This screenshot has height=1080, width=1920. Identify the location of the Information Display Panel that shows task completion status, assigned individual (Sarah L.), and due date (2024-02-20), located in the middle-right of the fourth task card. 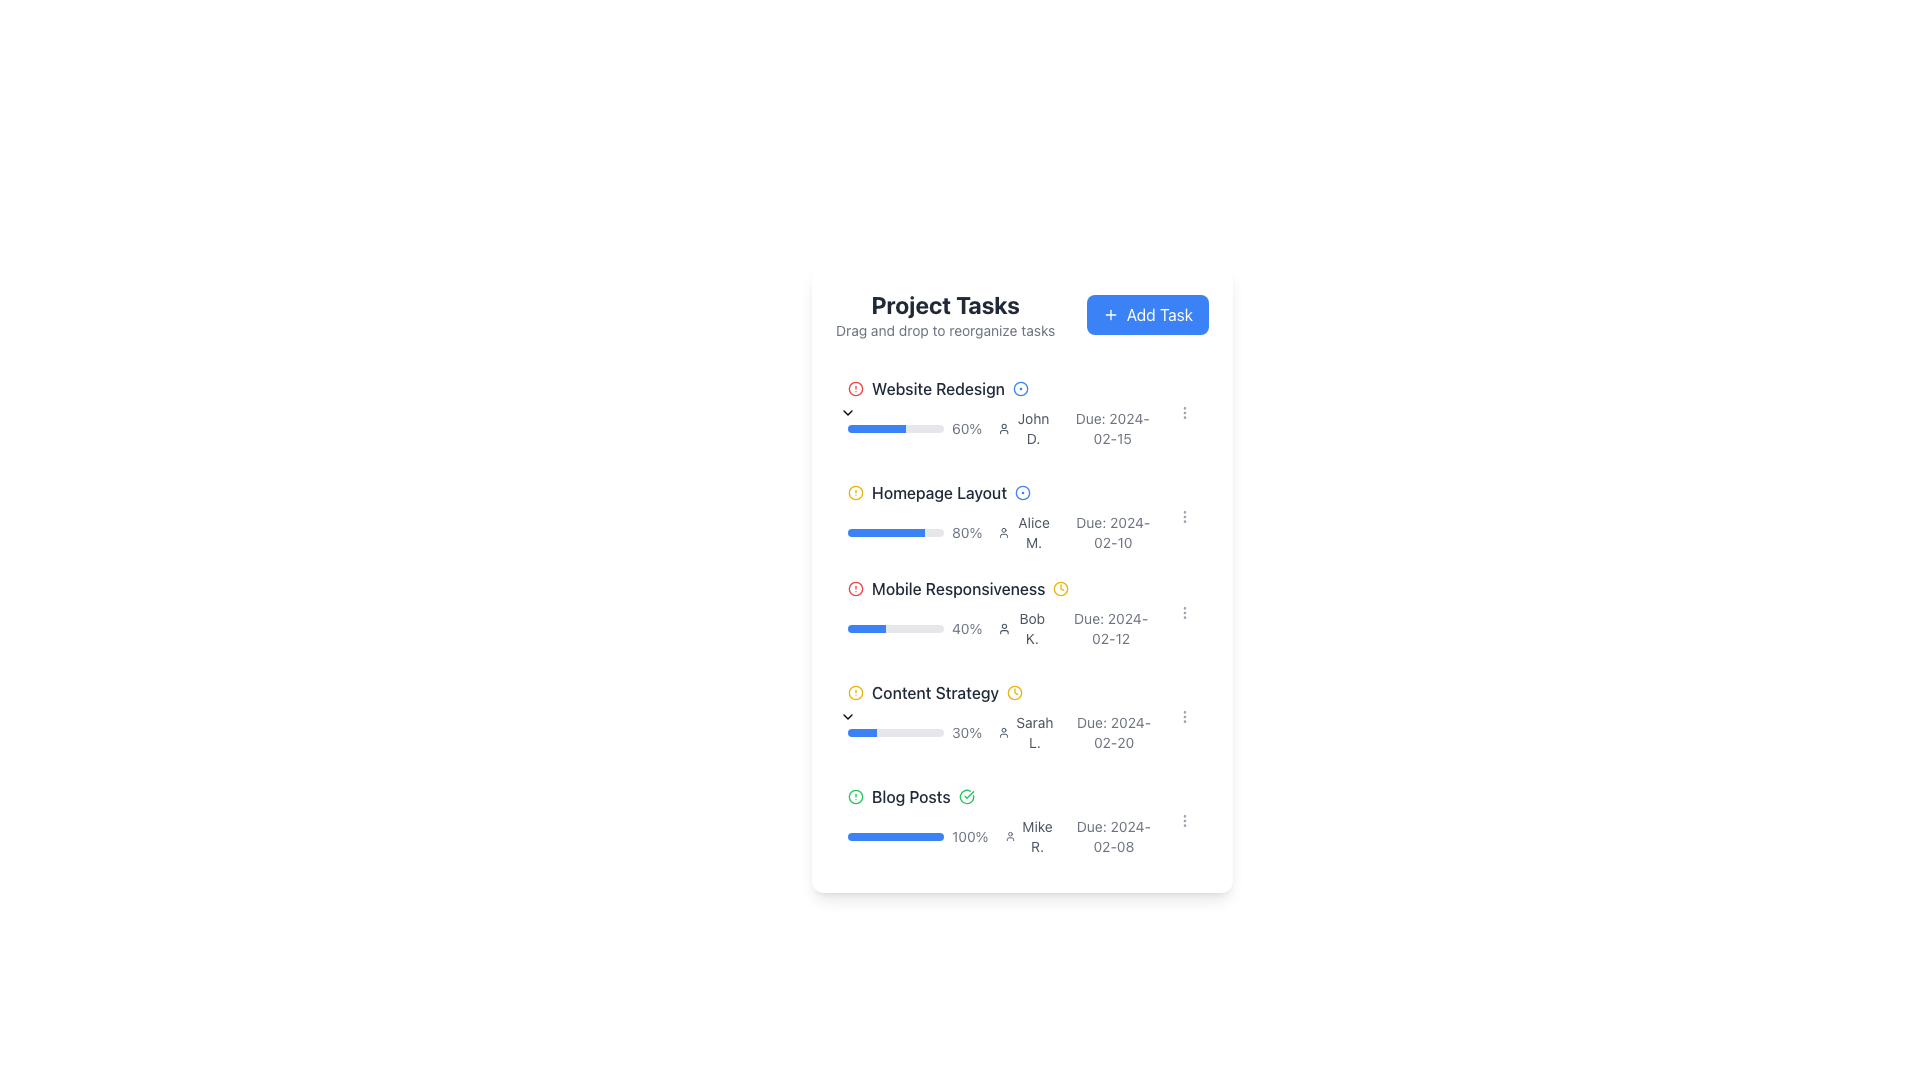
(1002, 732).